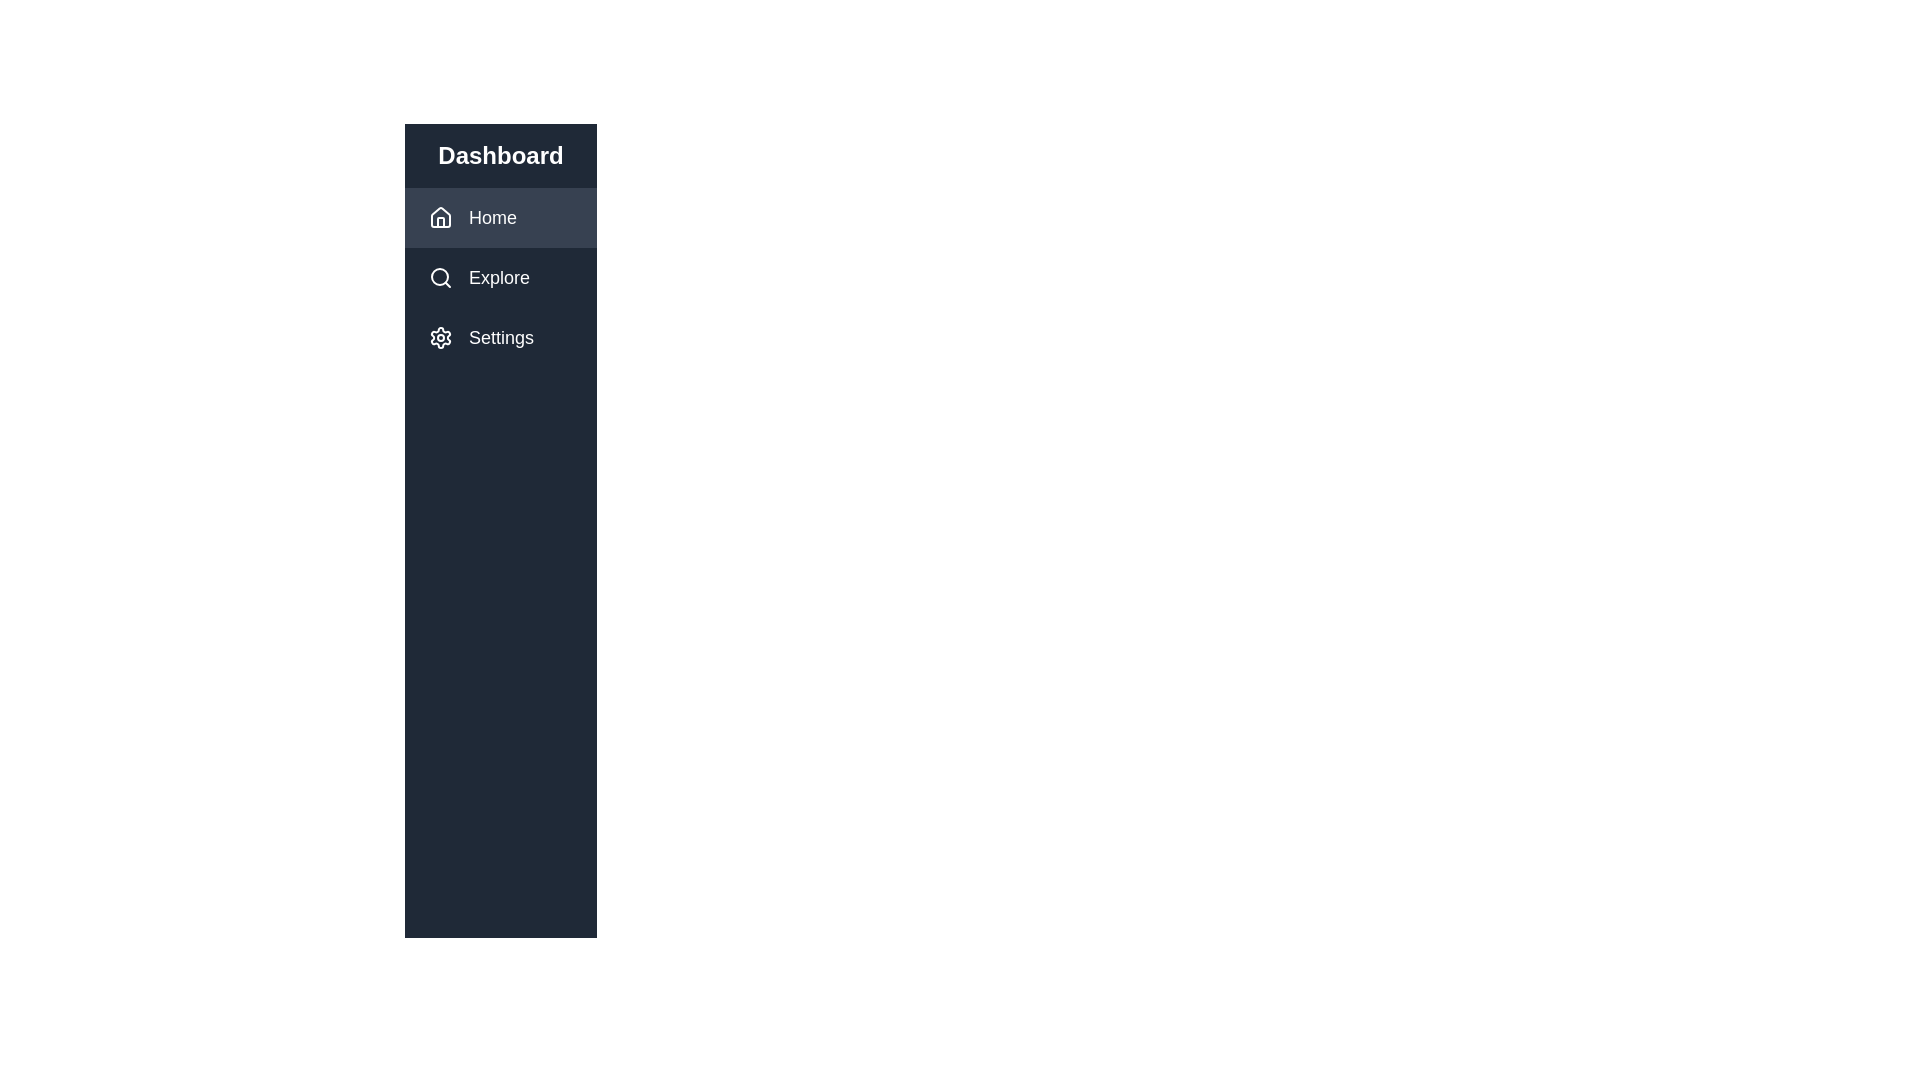 The image size is (1920, 1080). I want to click on the 'Settings' button in the vertical navigation menu, which features a gear-shaped icon and is the third option below 'Home' and 'Explore', so click(500, 337).